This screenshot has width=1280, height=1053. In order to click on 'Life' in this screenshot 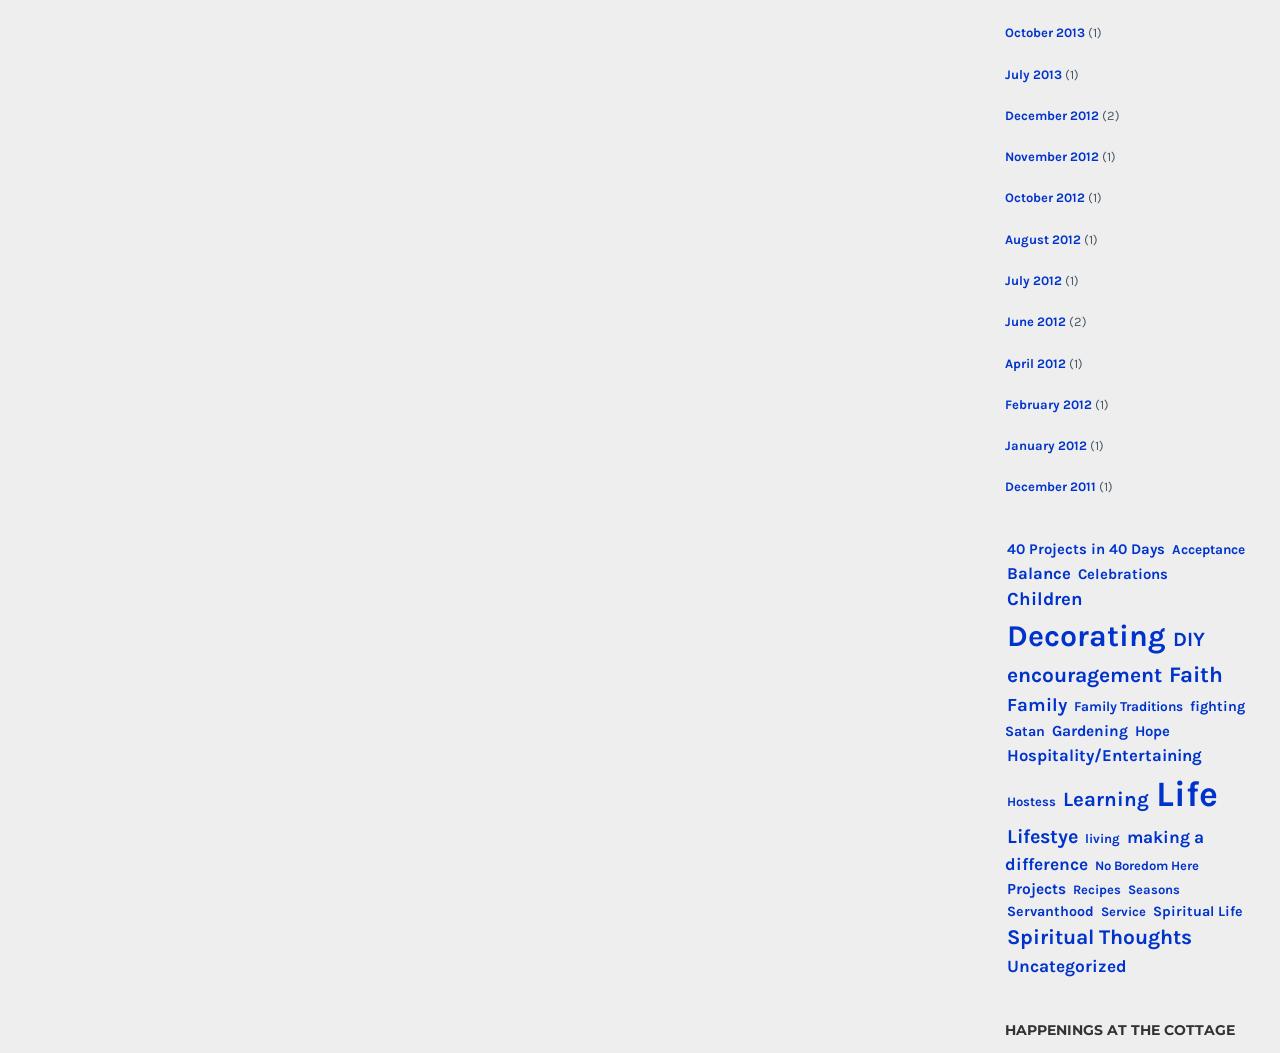, I will do `click(1186, 793)`.